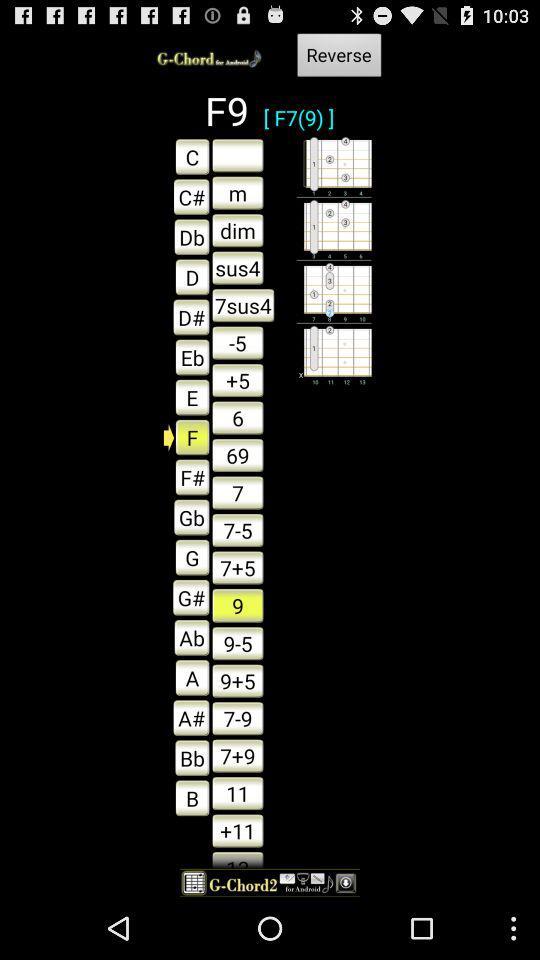 The image size is (540, 960). What do you see at coordinates (186, 757) in the screenshot?
I see `the button next to 7-9 button` at bounding box center [186, 757].